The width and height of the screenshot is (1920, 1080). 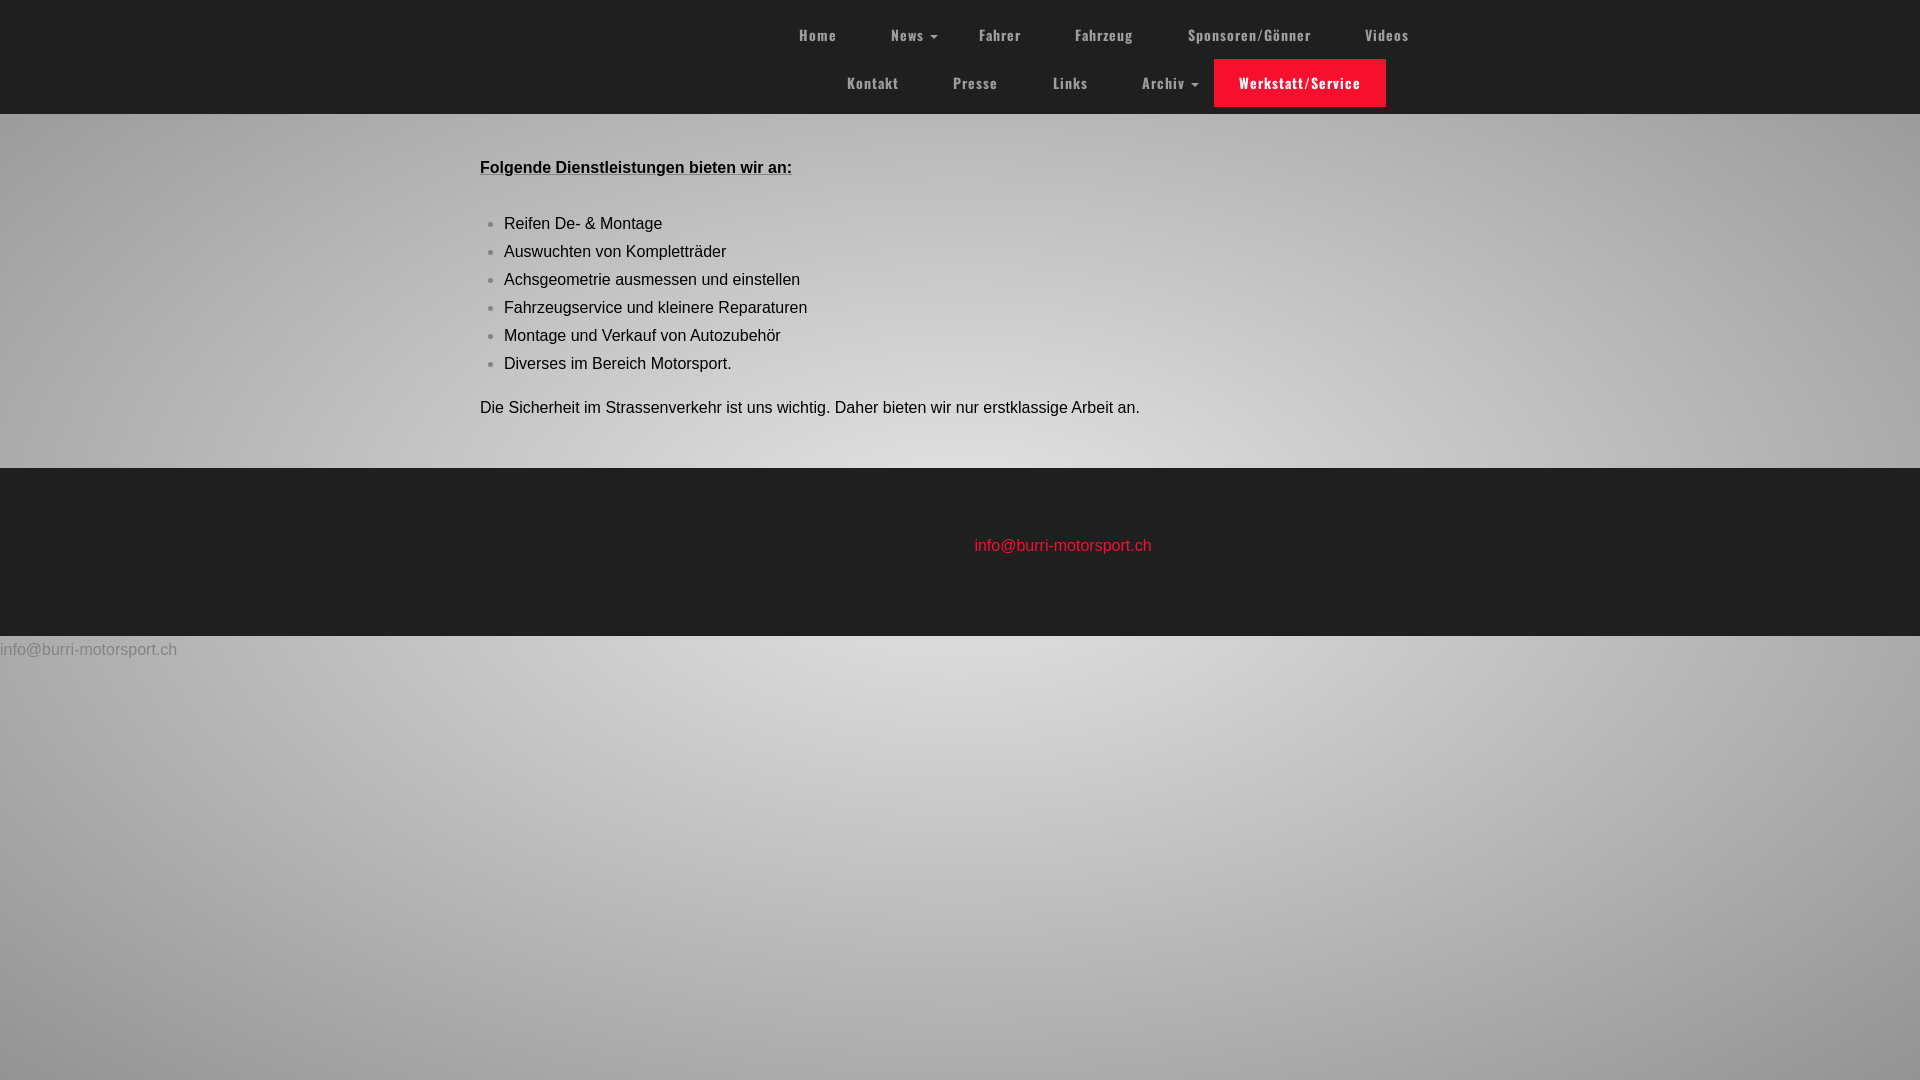 I want to click on 'Fahrzeug', so click(x=1103, y=34).